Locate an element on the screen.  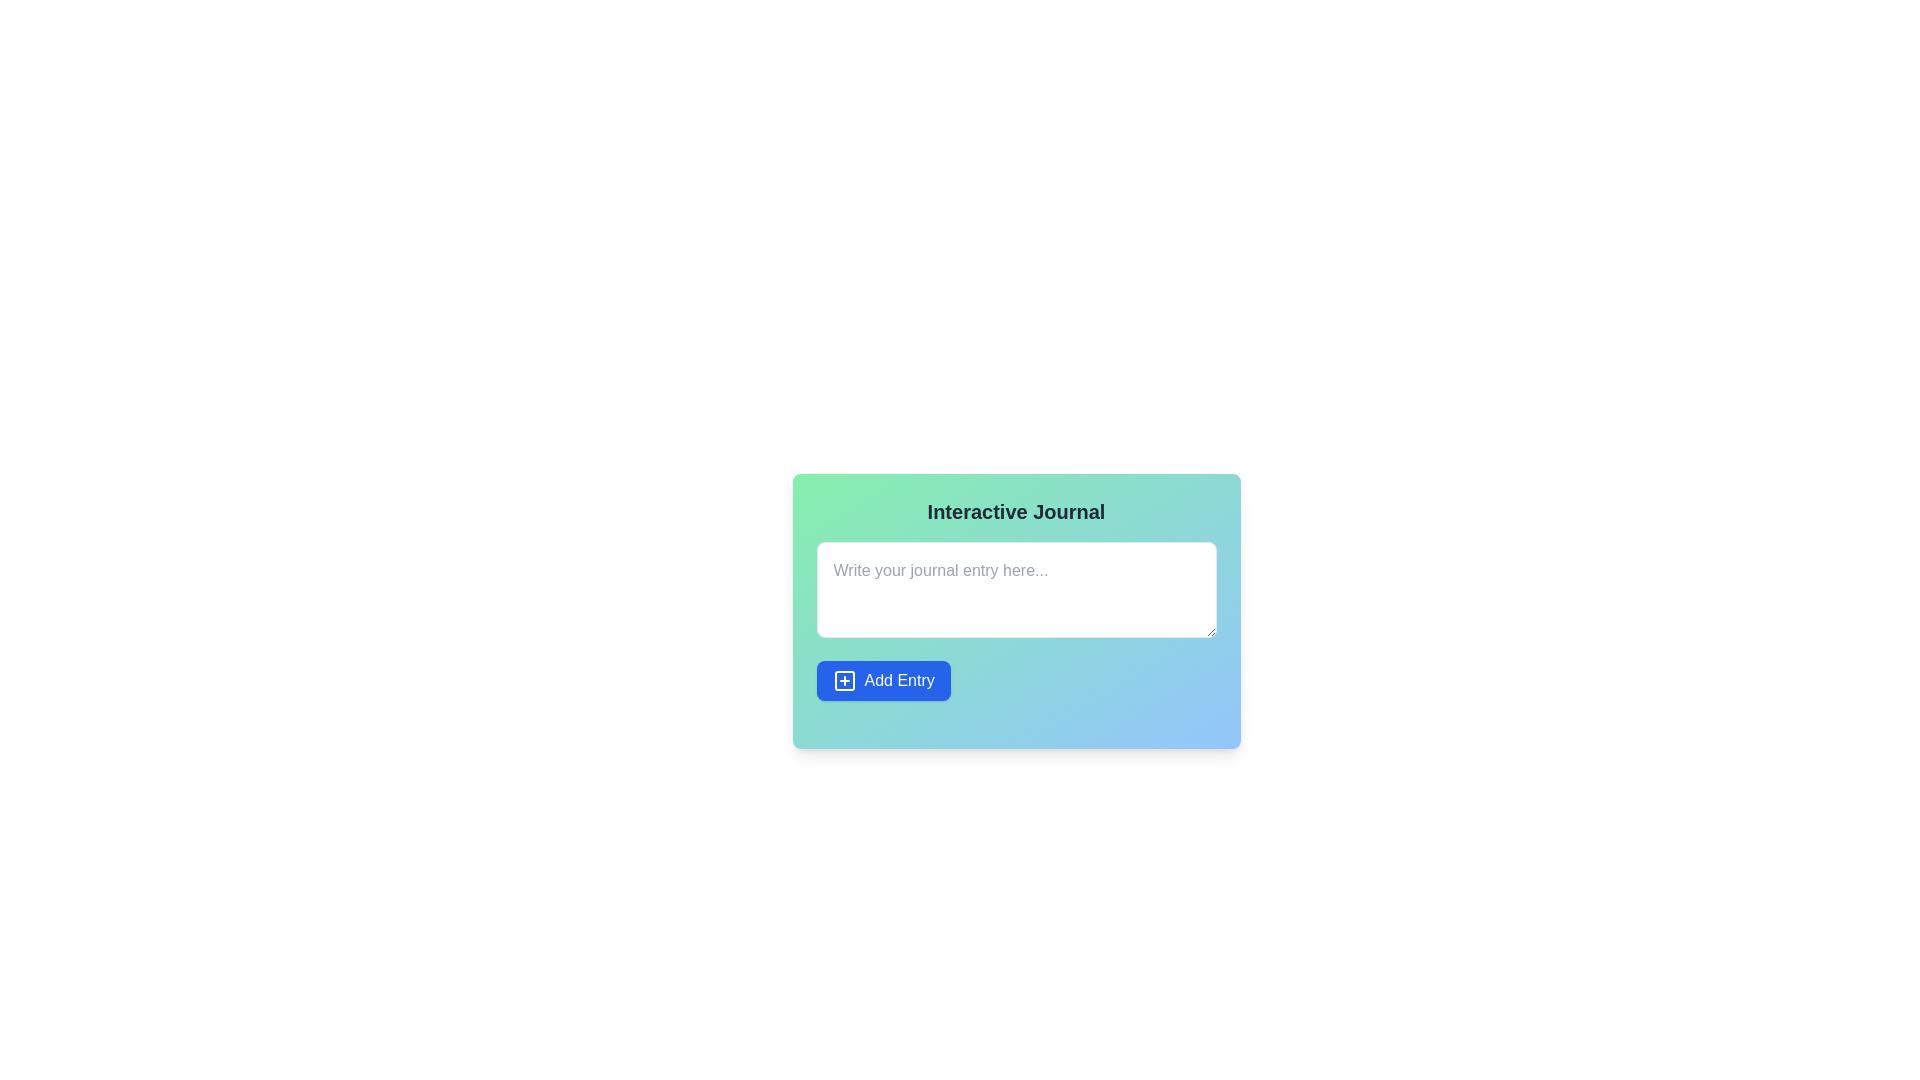
the decorative or informative icon located inside the blue 'Add Entry' button beneath the input text box labeled 'Write your journal entry here...' is located at coordinates (844, 680).